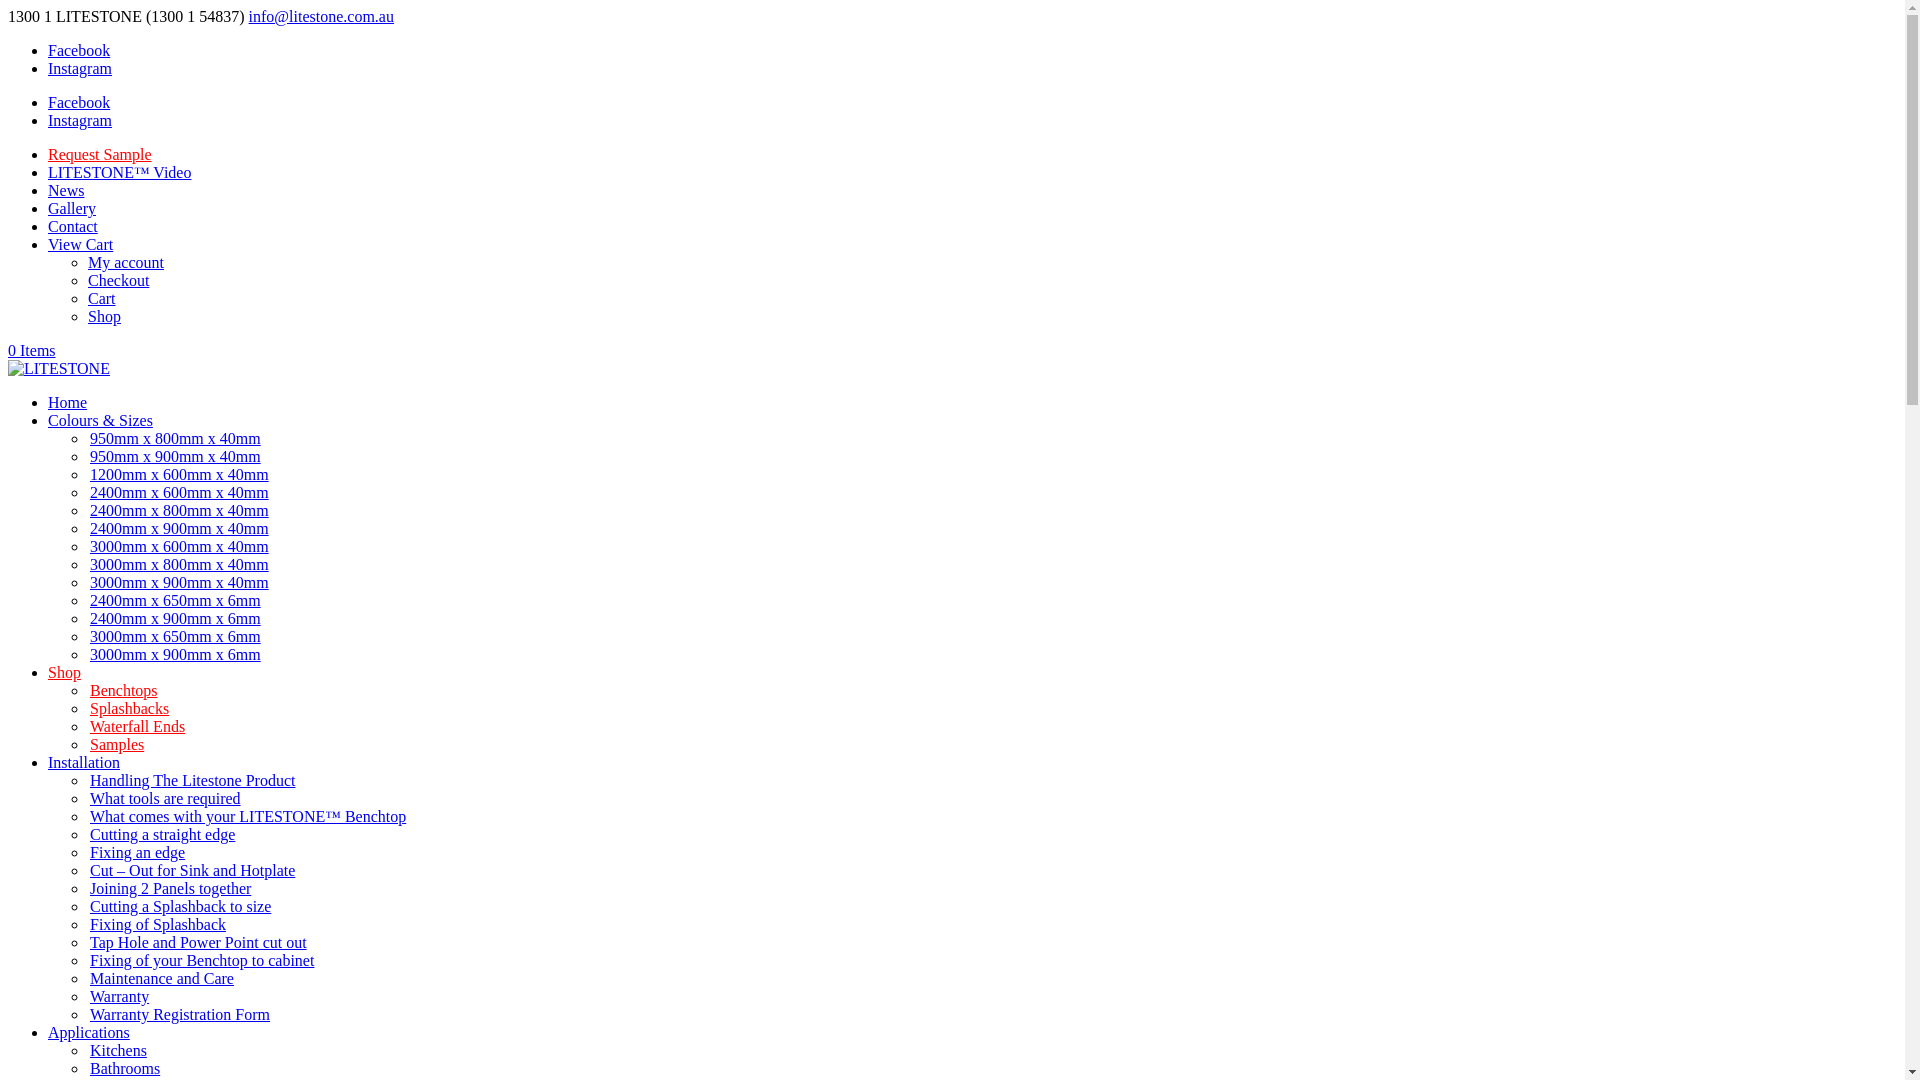  What do you see at coordinates (80, 120) in the screenshot?
I see `'Instagram'` at bounding box center [80, 120].